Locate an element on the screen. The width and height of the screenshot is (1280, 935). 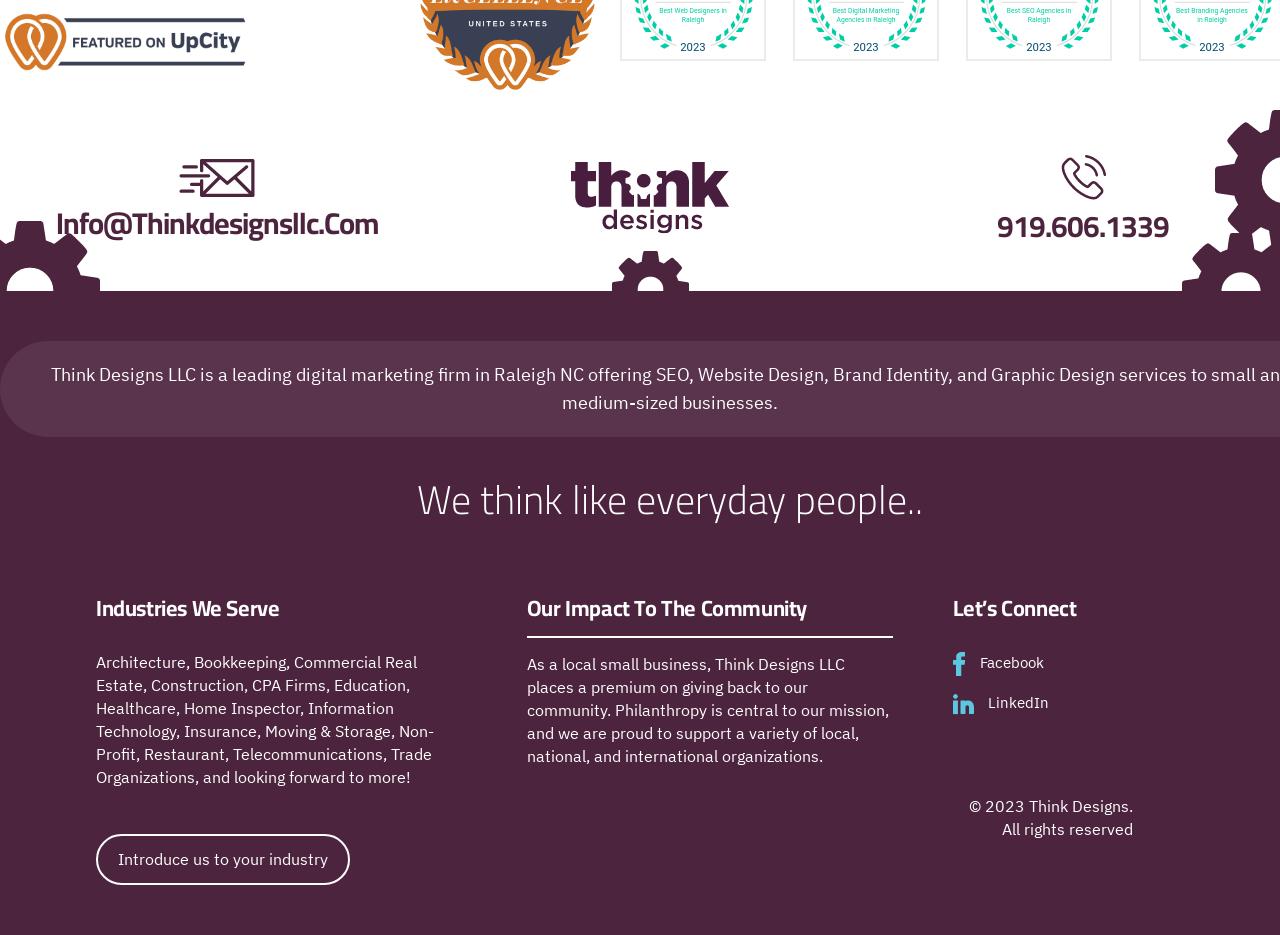
'We think like everyday people..' is located at coordinates (416, 499).